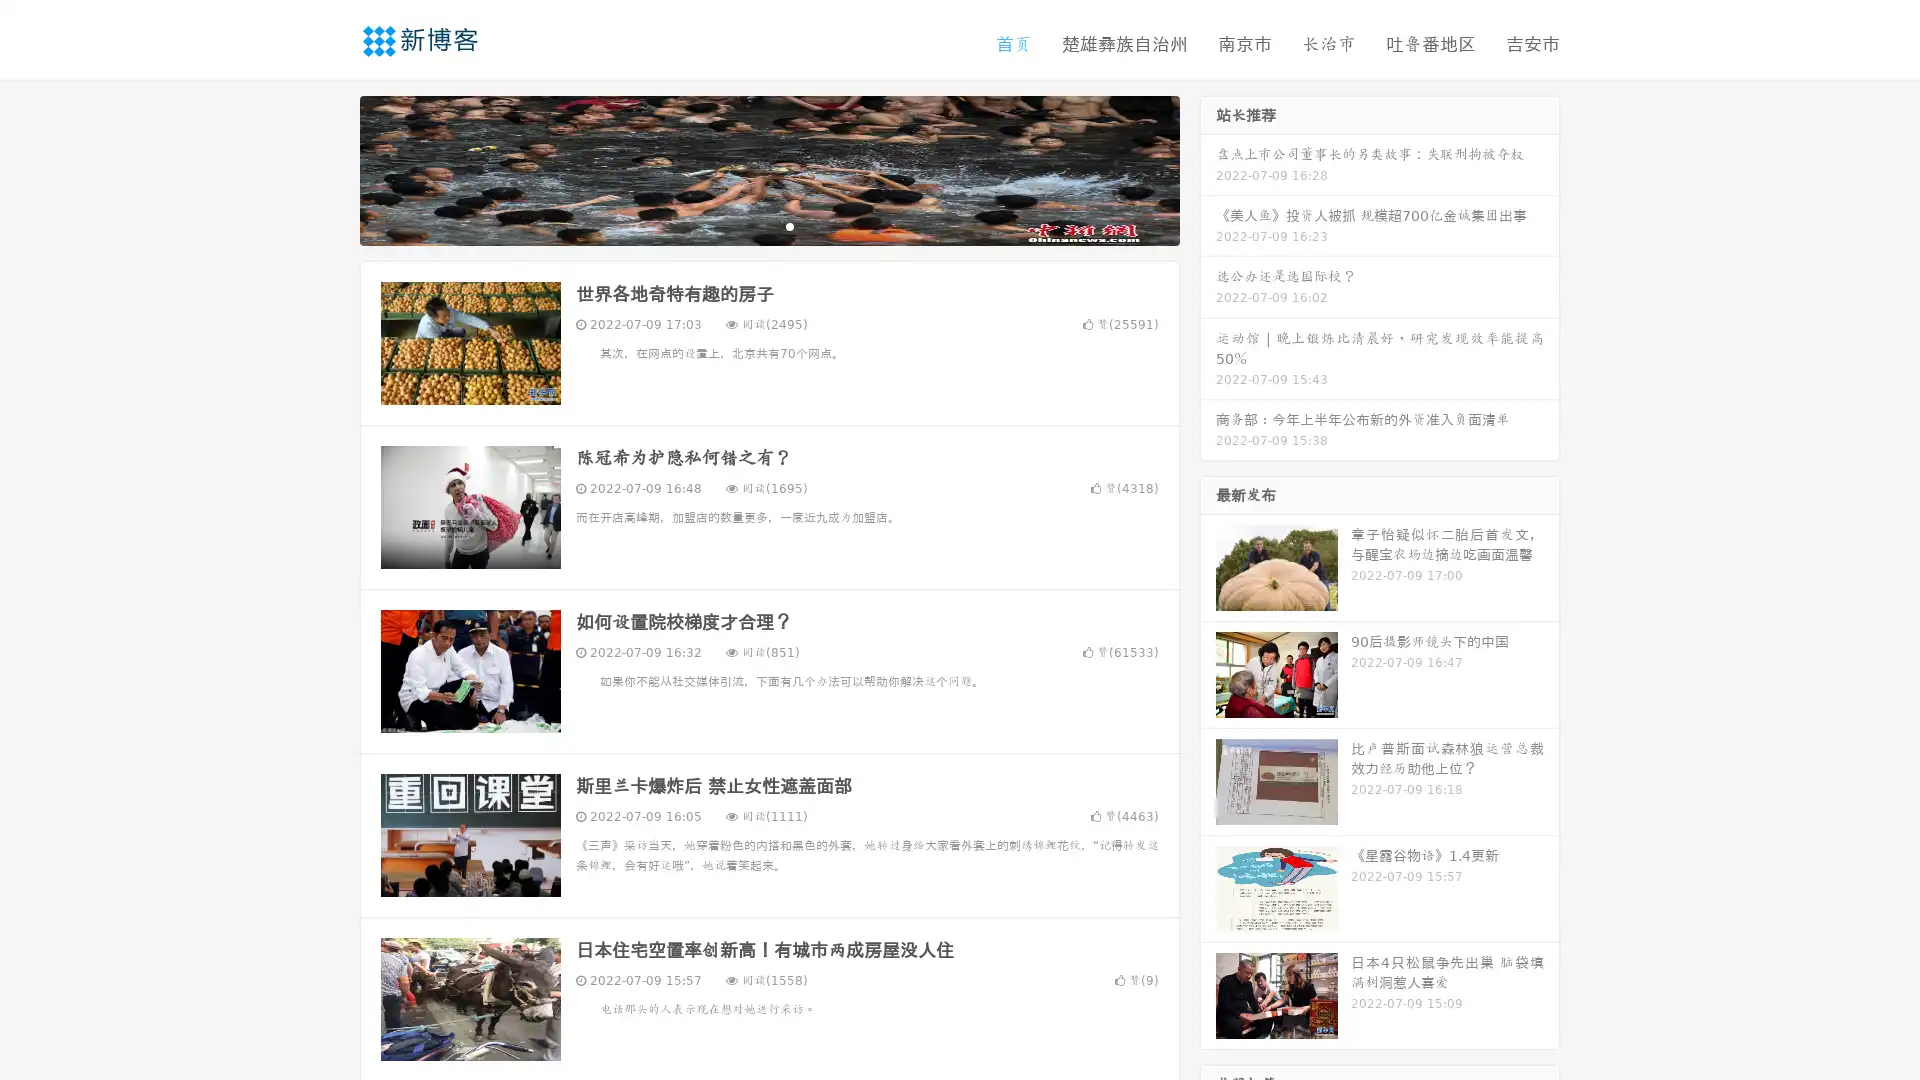 This screenshot has width=1920, height=1080. What do you see at coordinates (330, 168) in the screenshot?
I see `Previous slide` at bounding box center [330, 168].